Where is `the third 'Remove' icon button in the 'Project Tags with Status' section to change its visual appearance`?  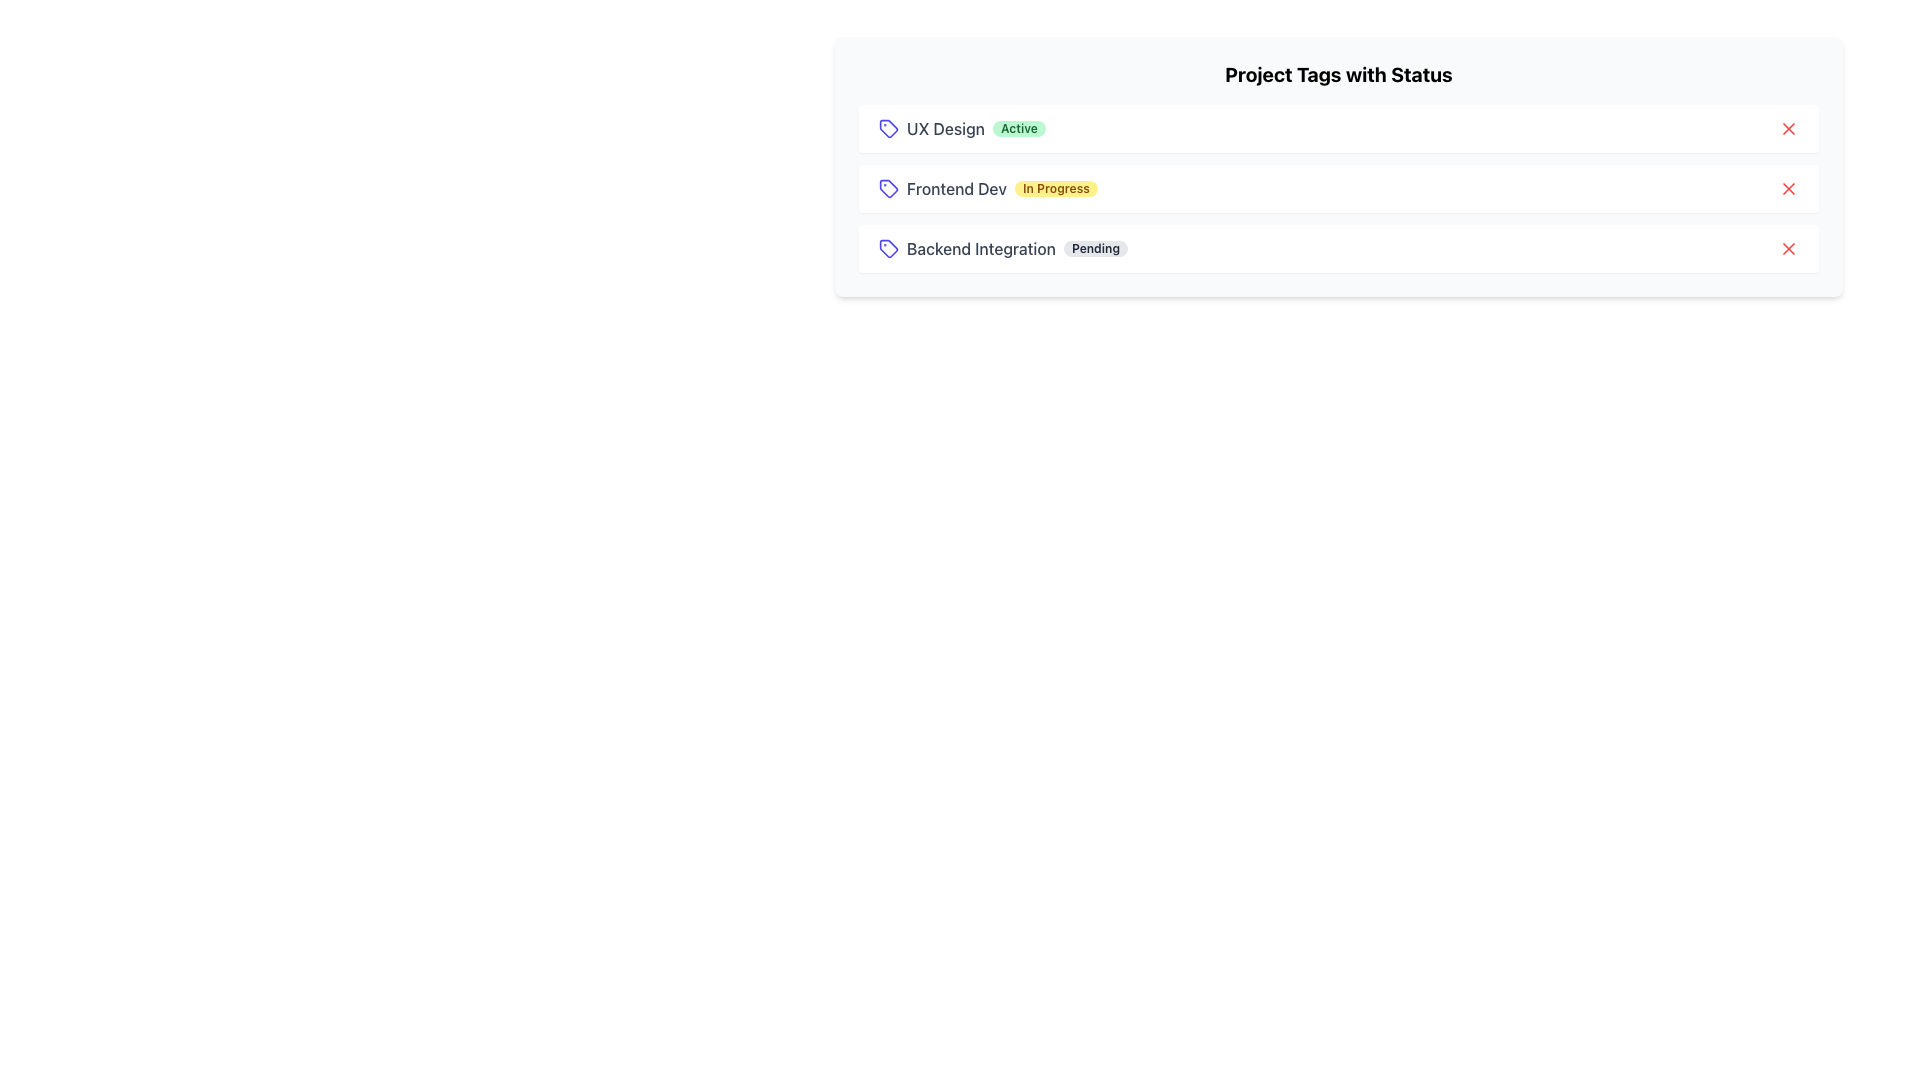
the third 'Remove' icon button in the 'Project Tags with Status' section to change its visual appearance is located at coordinates (1789, 248).